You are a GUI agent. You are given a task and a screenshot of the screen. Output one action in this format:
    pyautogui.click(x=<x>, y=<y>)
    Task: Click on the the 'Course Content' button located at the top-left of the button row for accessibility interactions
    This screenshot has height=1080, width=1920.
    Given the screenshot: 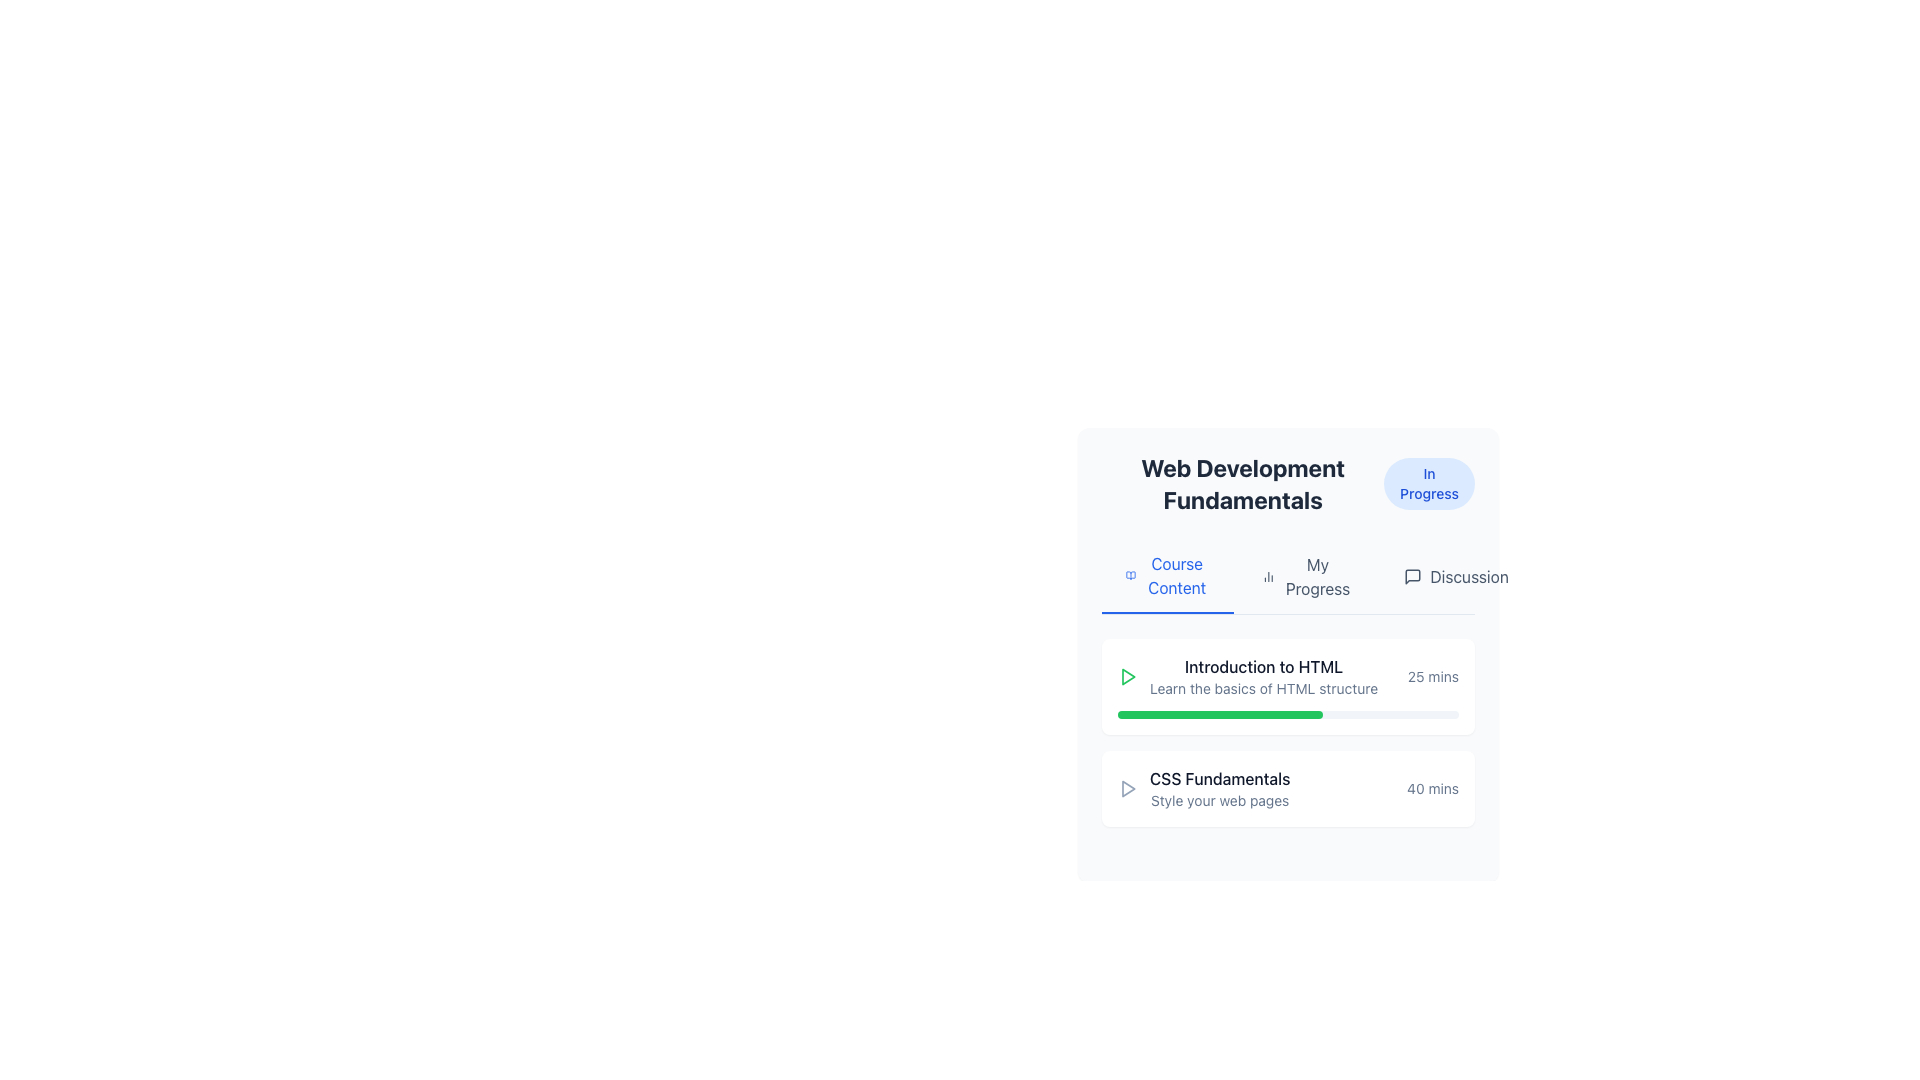 What is the action you would take?
    pyautogui.click(x=1167, y=577)
    